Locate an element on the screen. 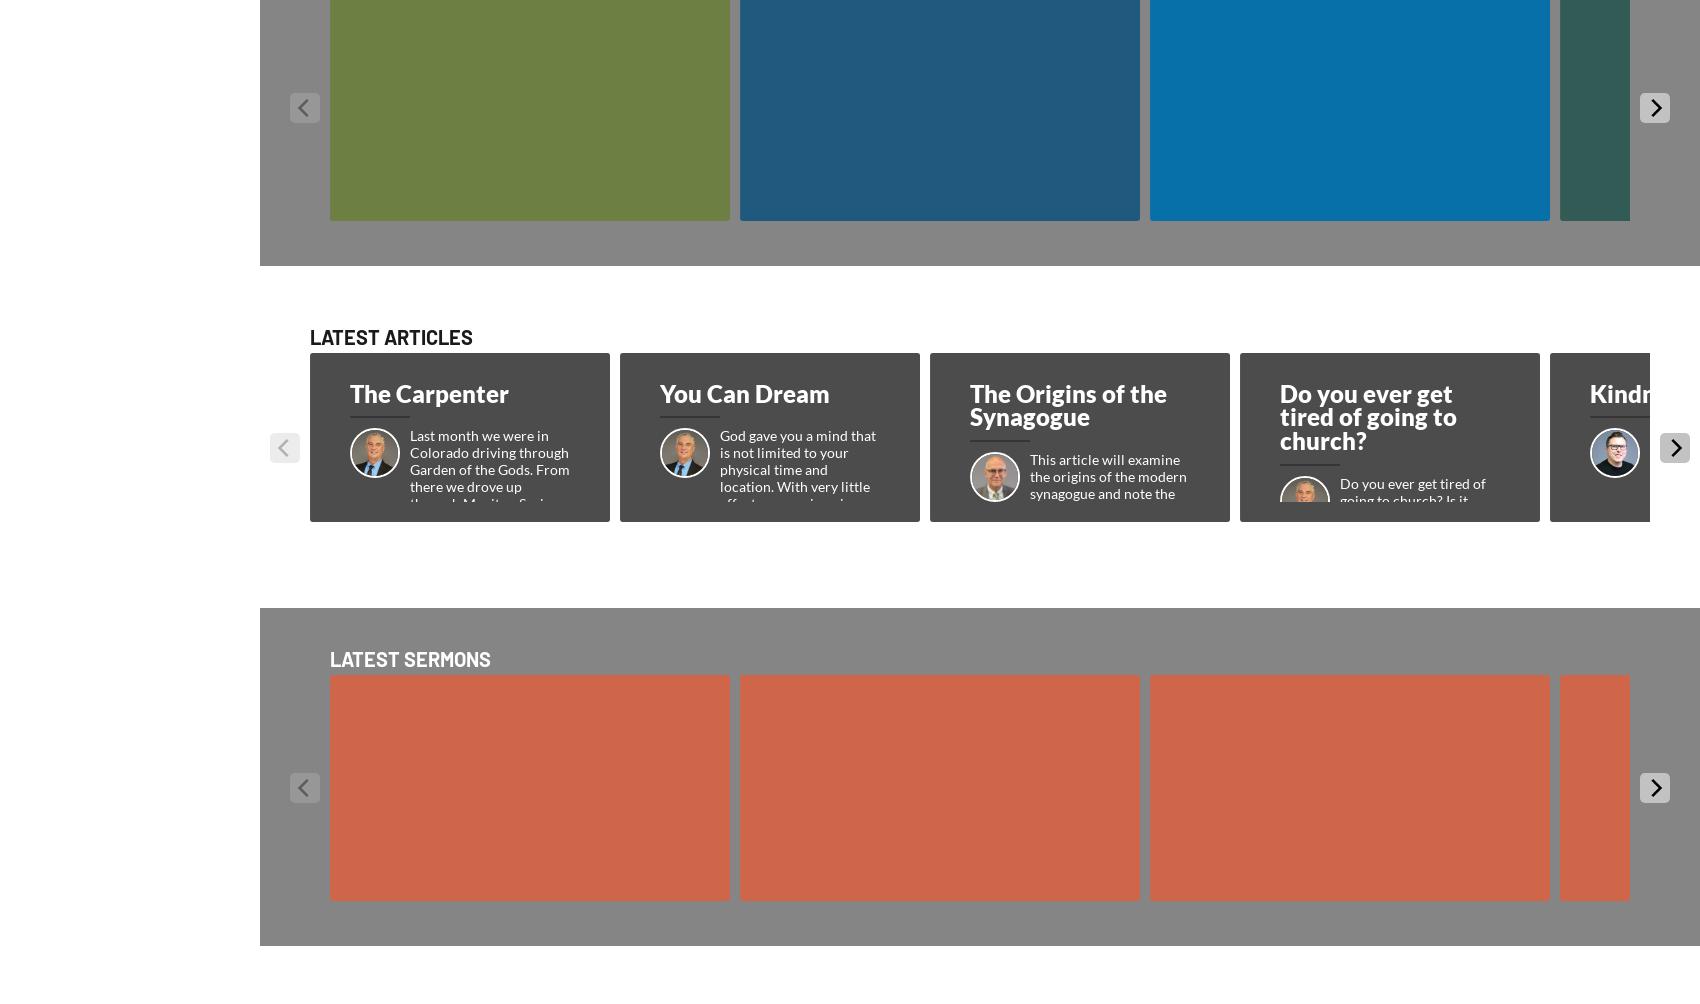 The image size is (1700, 1004). 'God gave you a mind that is not limited to your physical time and location. With very little effort you can imagine yourself being in a different place a different time, being able to do things you can't actually do.' is located at coordinates (798, 511).